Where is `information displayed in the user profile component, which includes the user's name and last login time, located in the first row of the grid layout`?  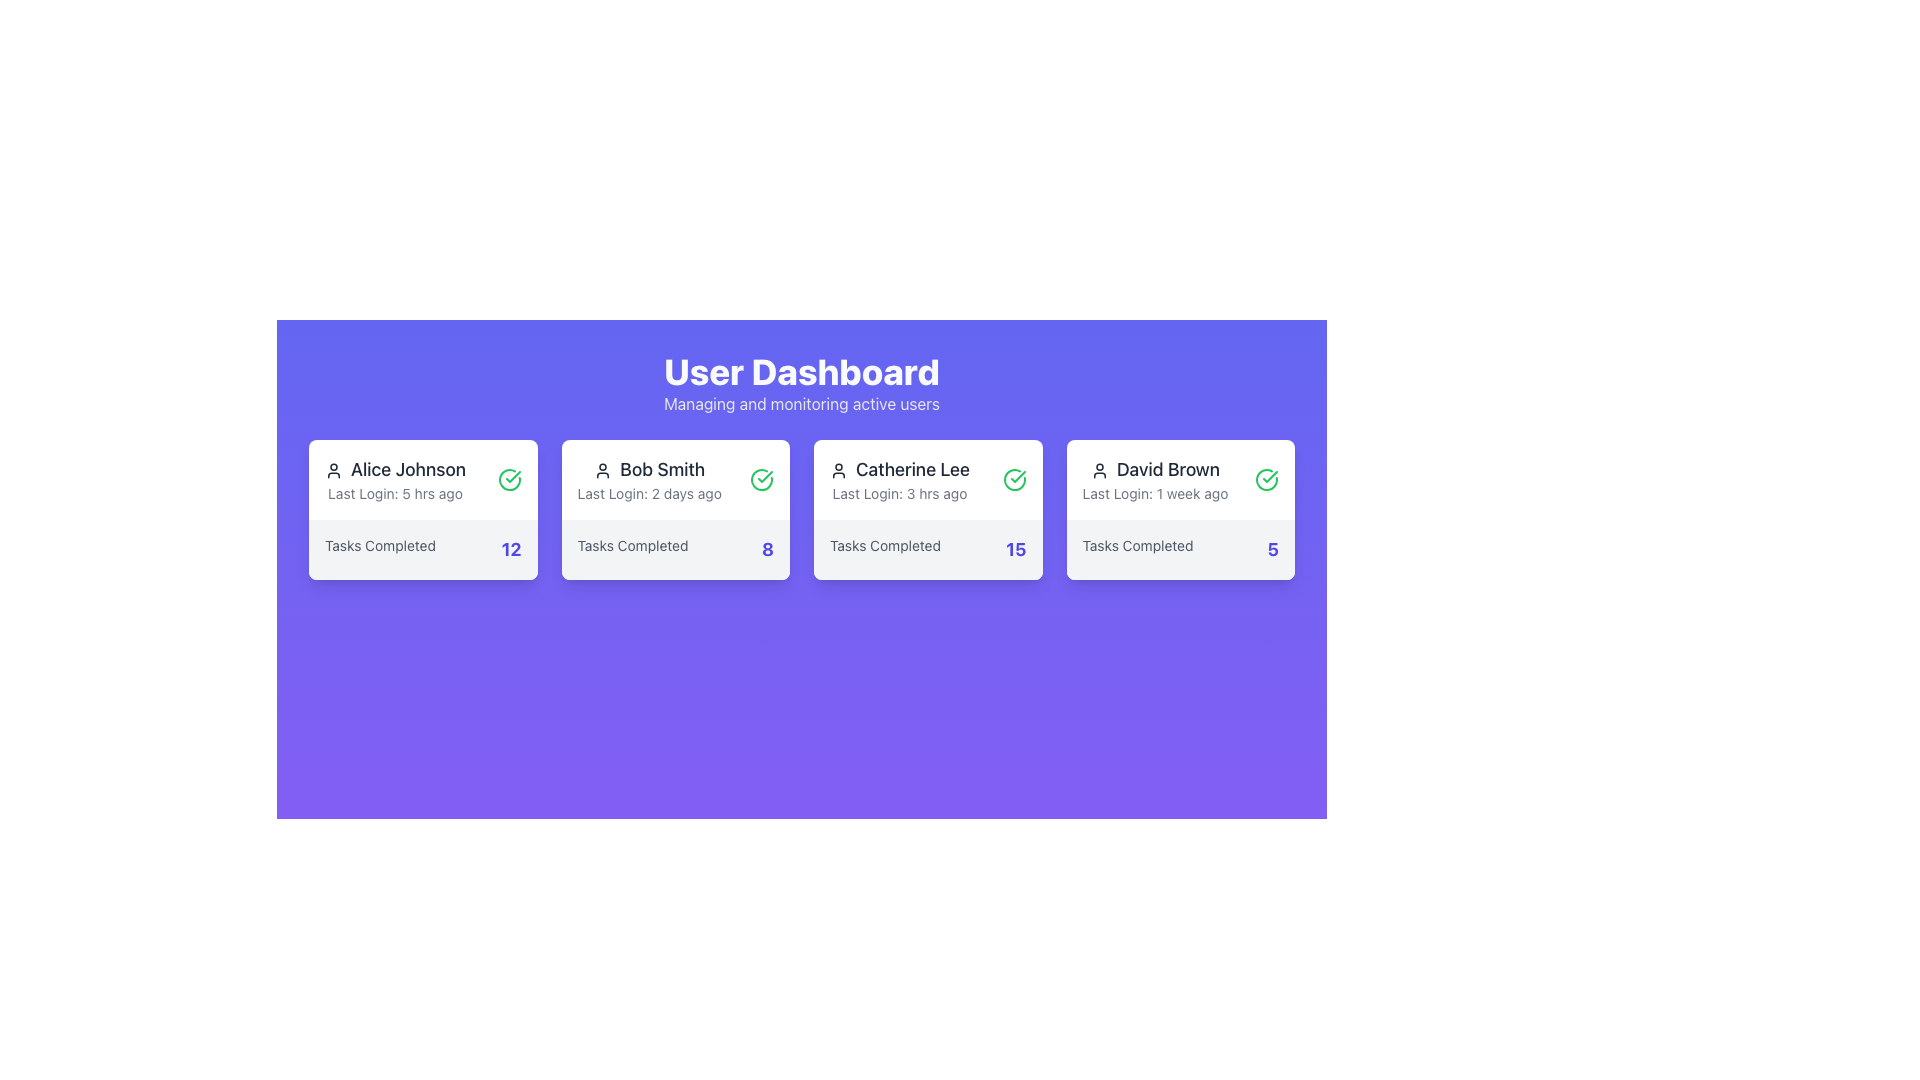
information displayed in the user profile component, which includes the user's name and last login time, located in the first row of the grid layout is located at coordinates (927, 479).